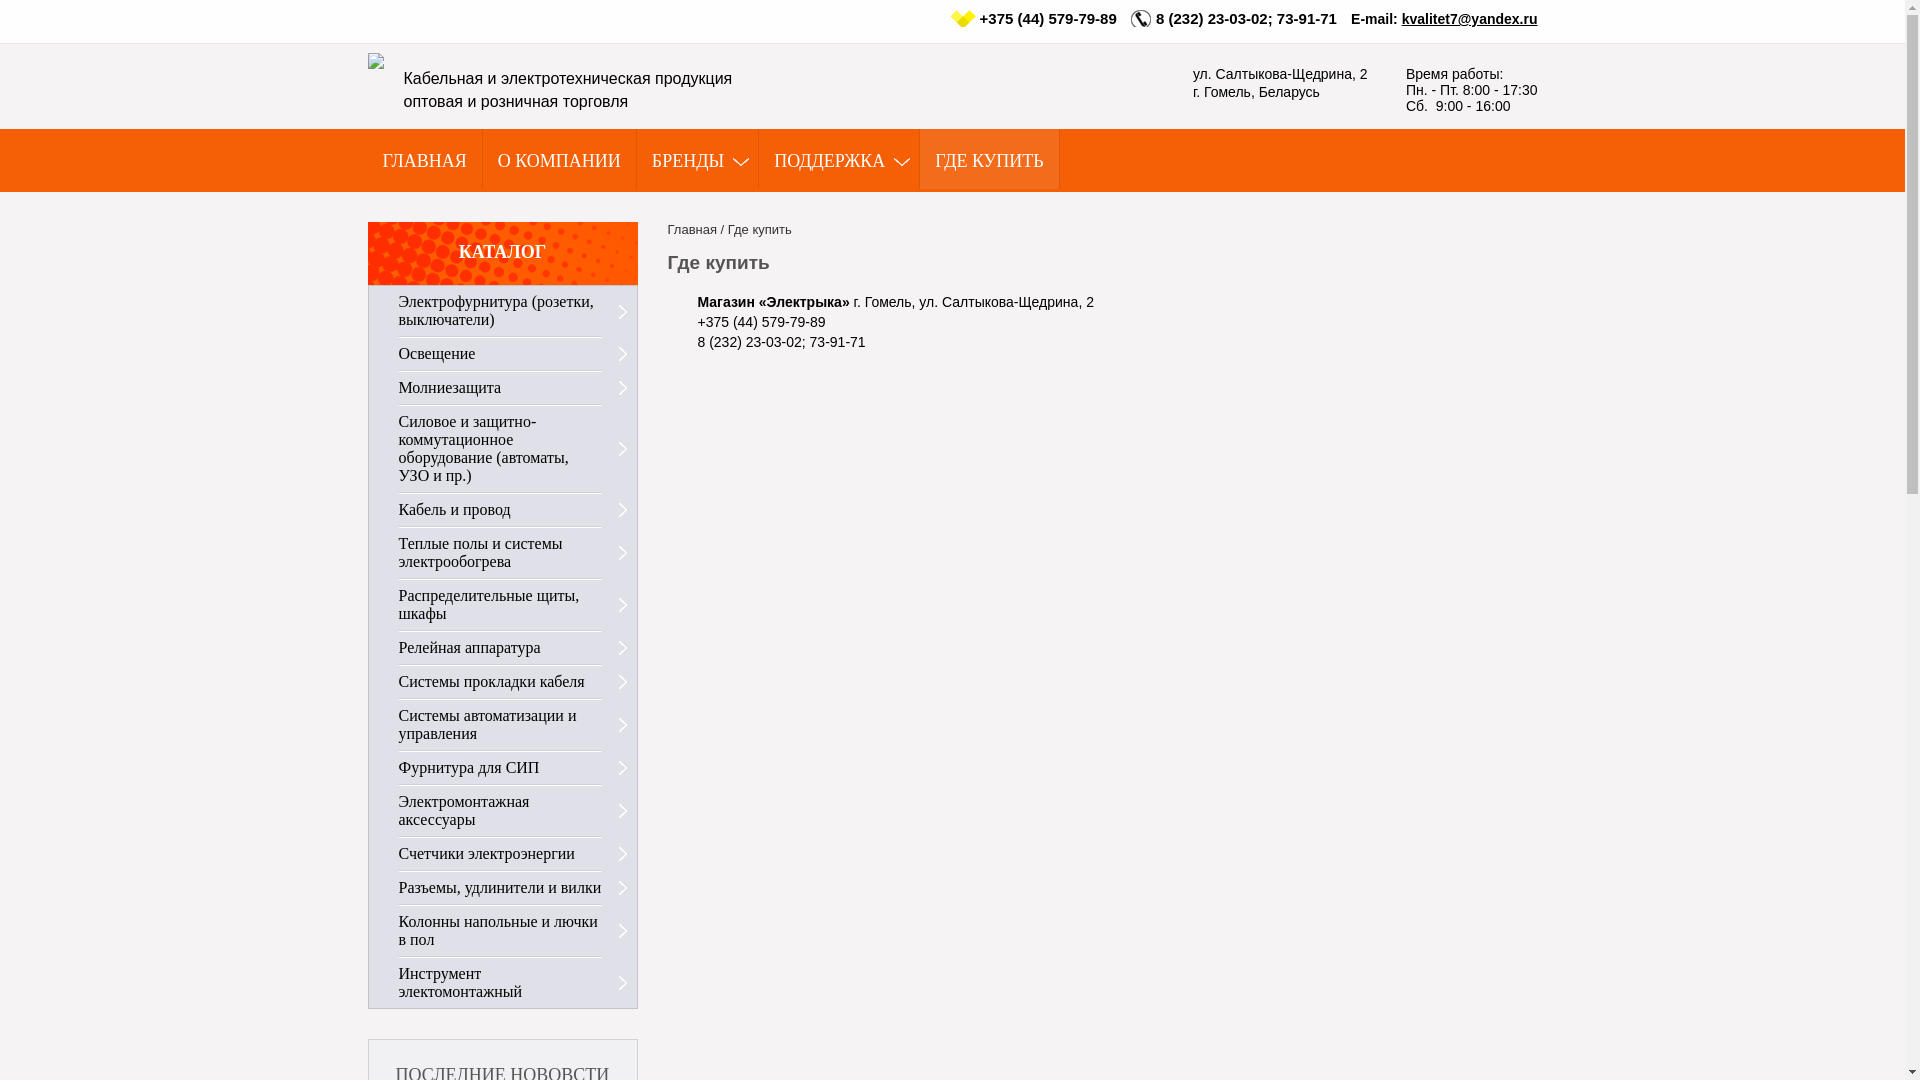 This screenshot has height=1080, width=1920. Describe the element at coordinates (1400, 19) in the screenshot. I see `'kvalitet7@yandex.ru'` at that location.